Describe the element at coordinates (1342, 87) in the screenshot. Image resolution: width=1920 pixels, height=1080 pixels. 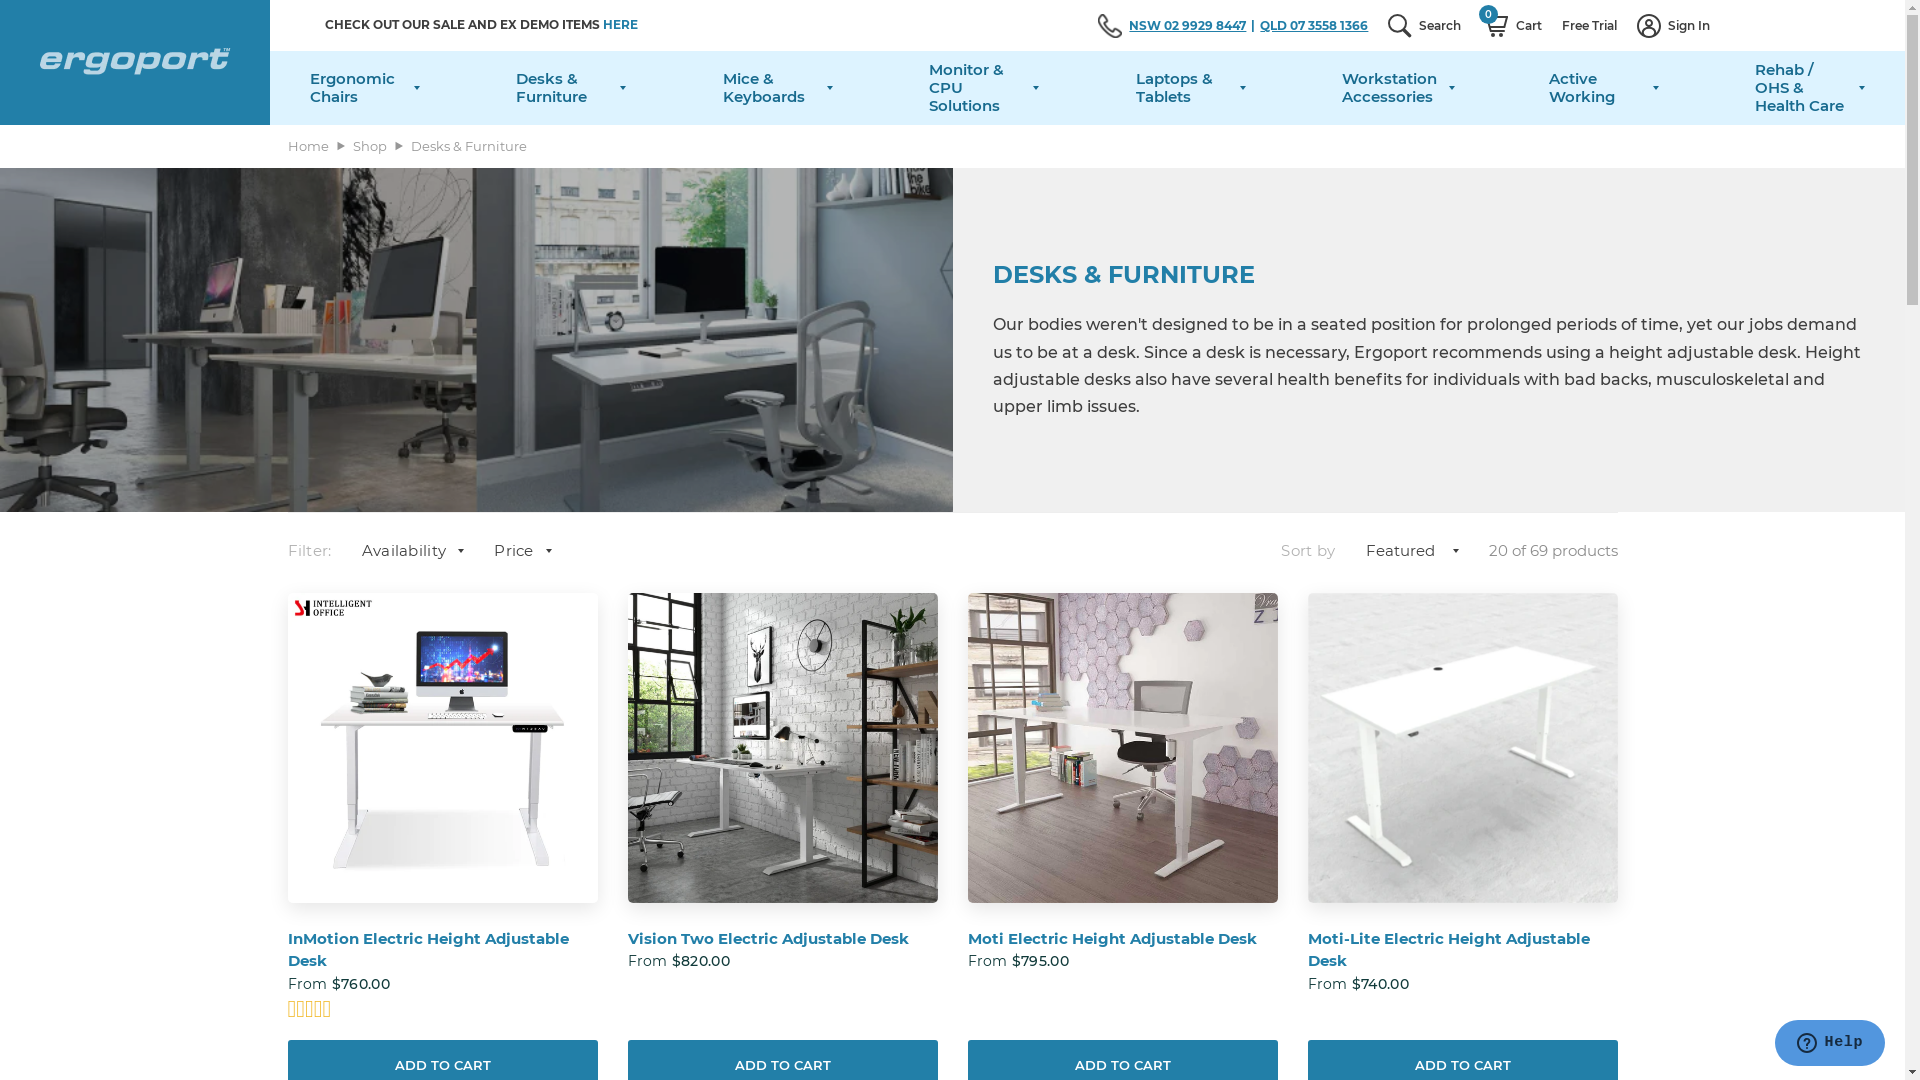
I see `'Workstation Accessories'` at that location.